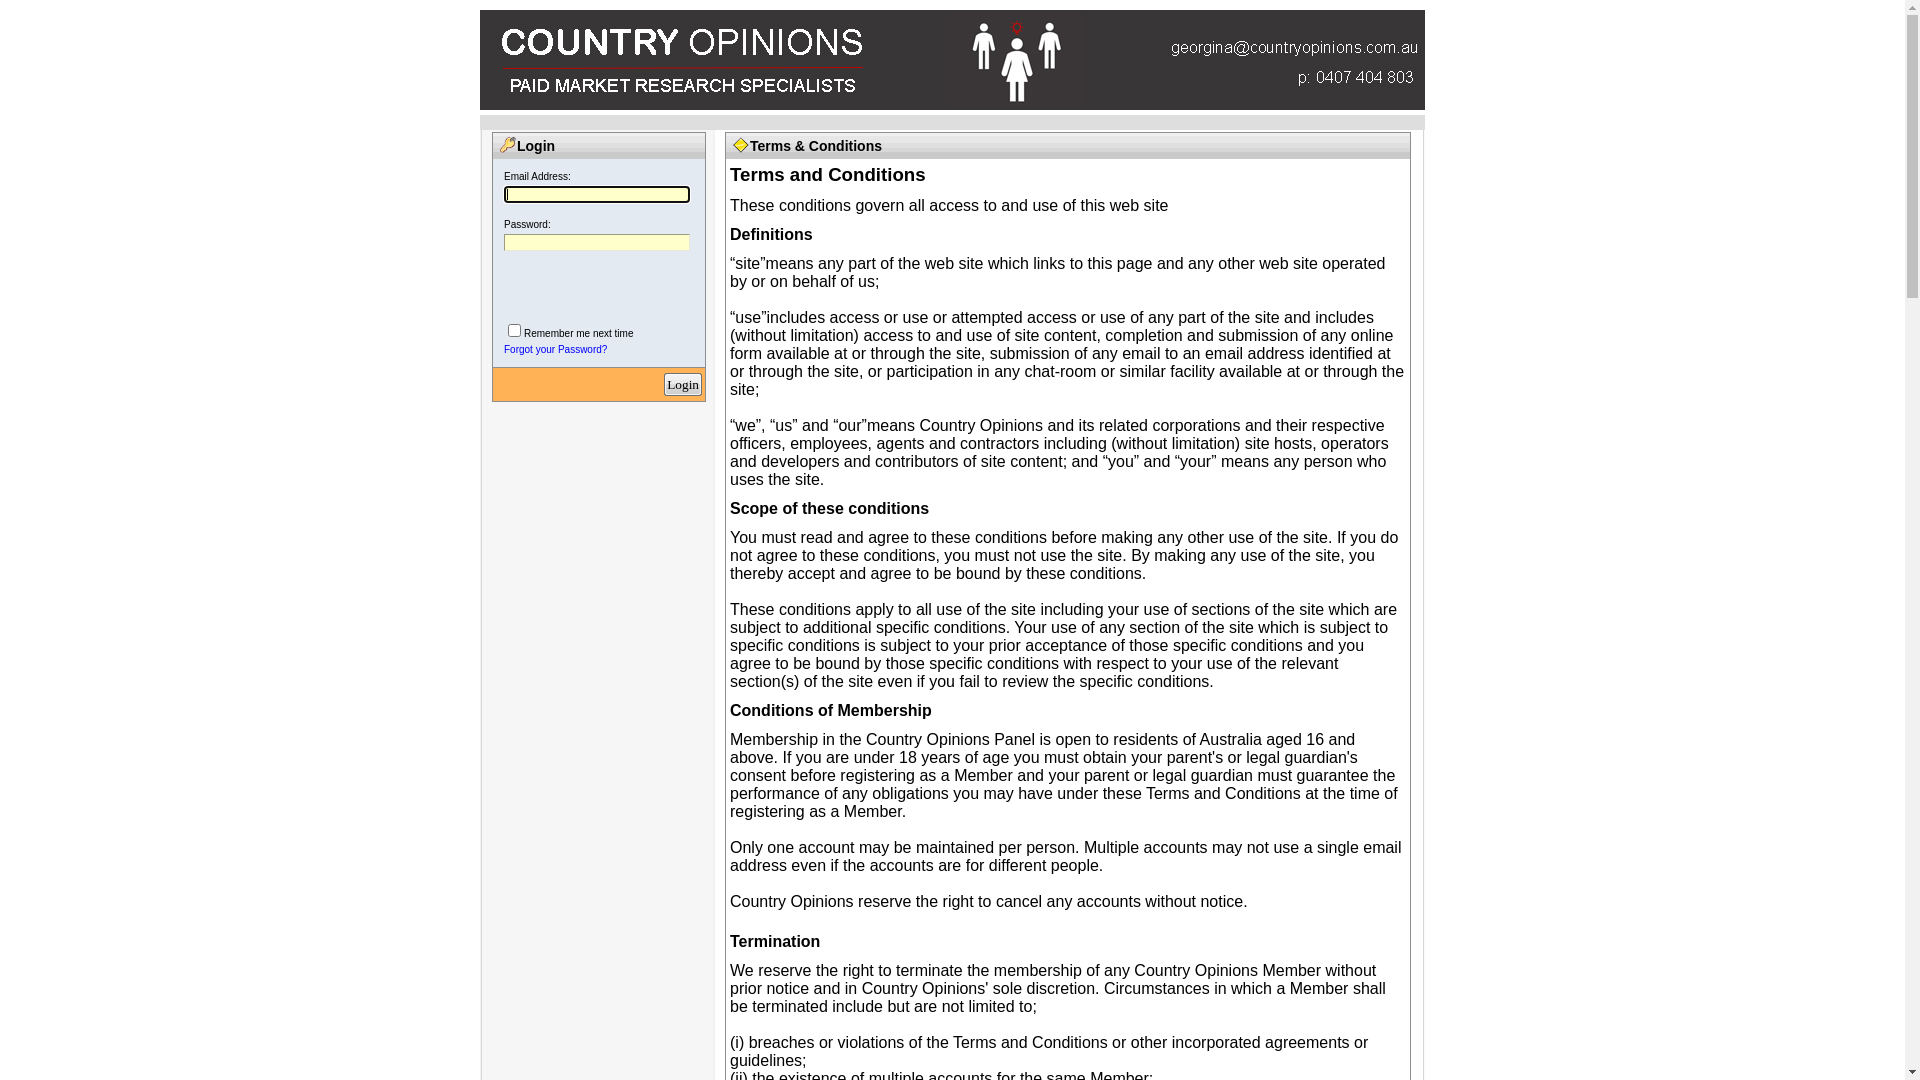 This screenshot has width=1920, height=1080. Describe the element at coordinates (682, 383) in the screenshot. I see `'Login'` at that location.